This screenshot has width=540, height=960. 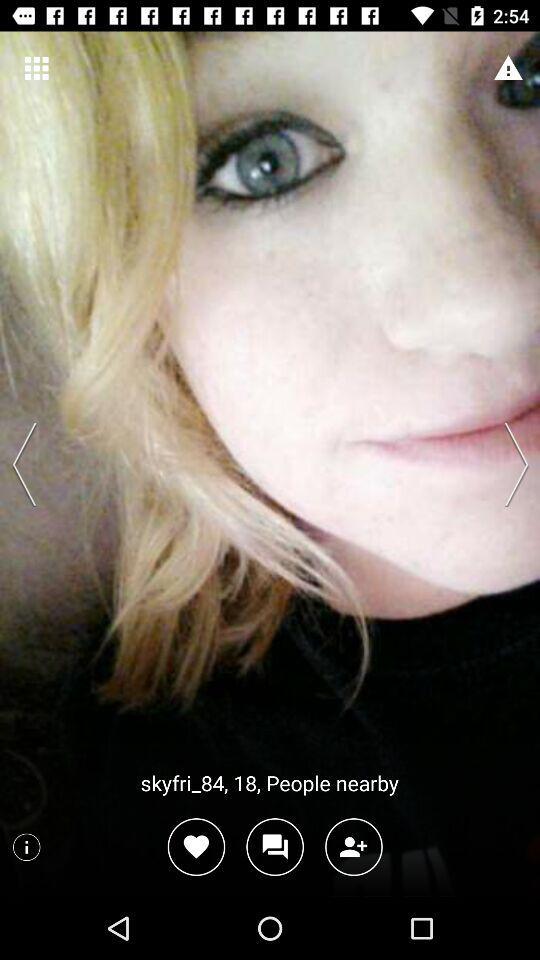 What do you see at coordinates (510, 464) in the screenshot?
I see `move option` at bounding box center [510, 464].